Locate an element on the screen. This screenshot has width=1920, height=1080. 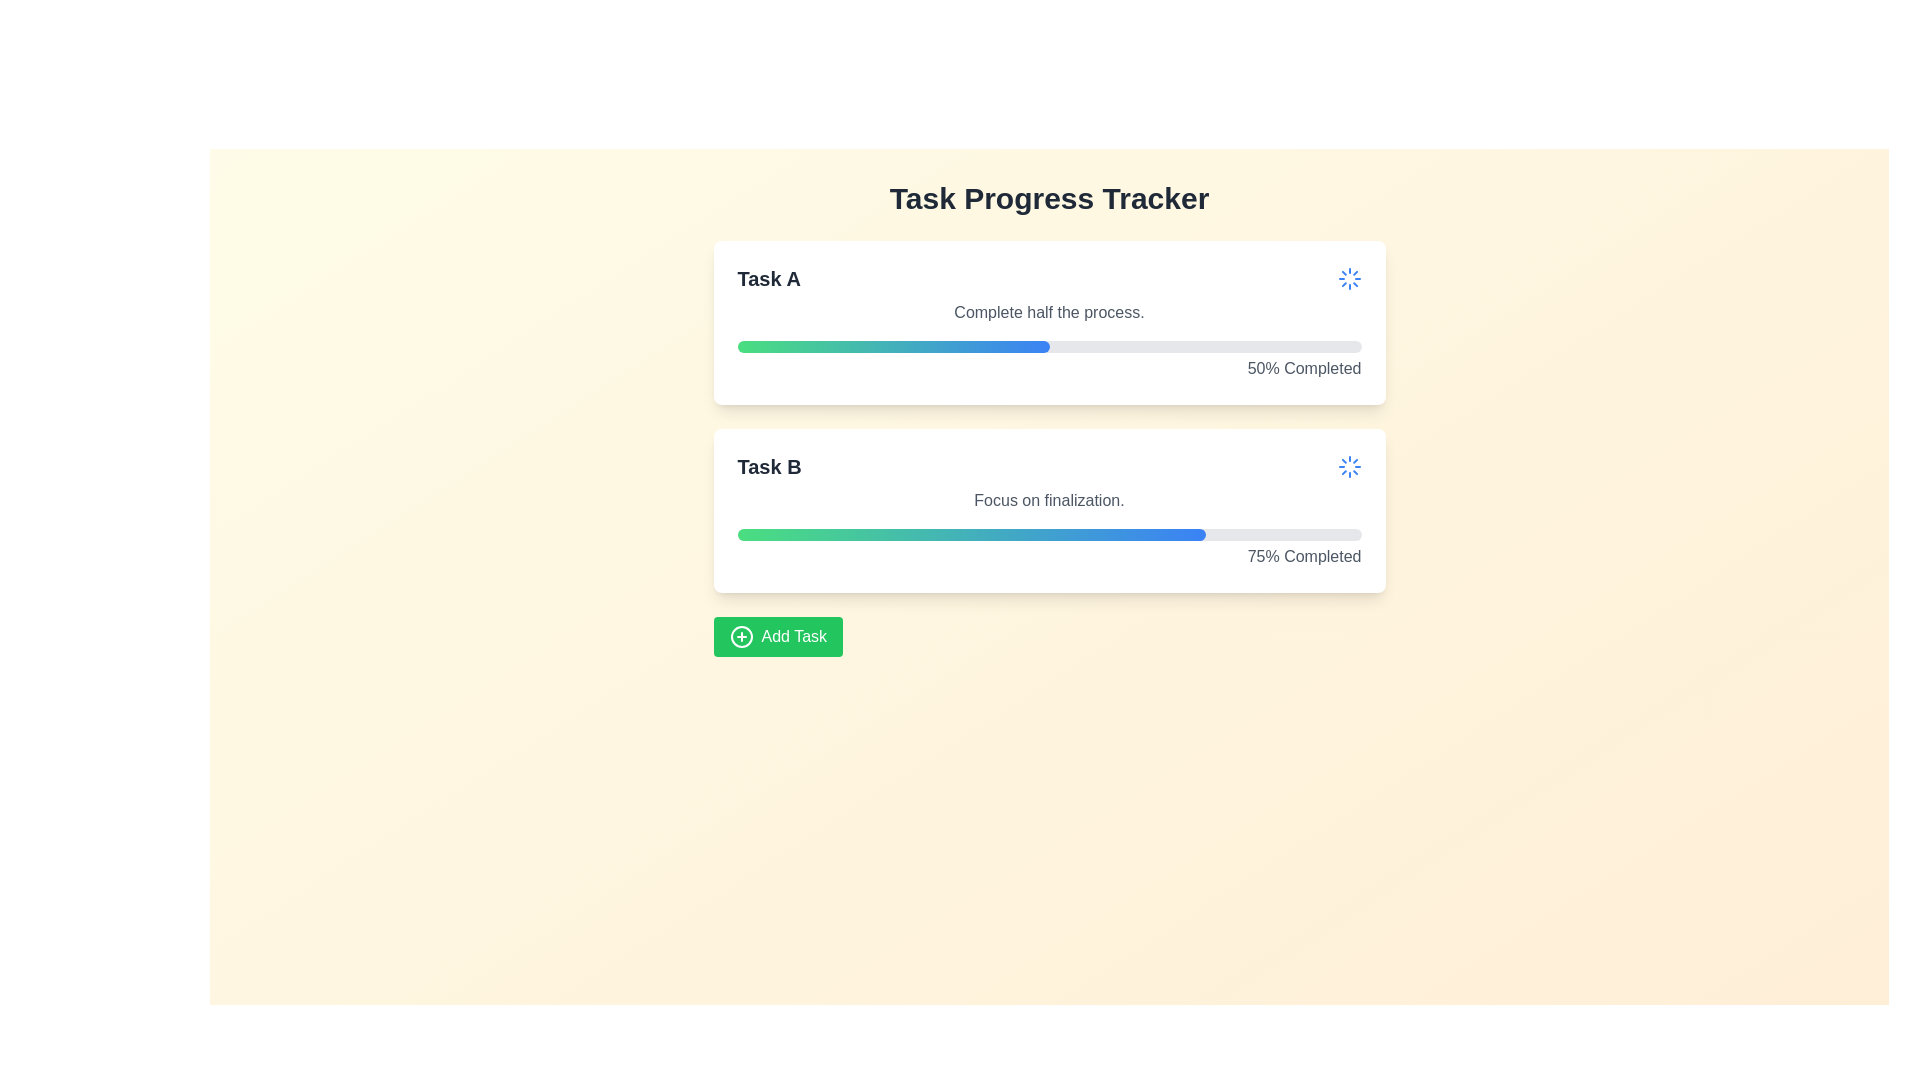
the 'Add New Task' button located below 'Task A' and 'Task B' is located at coordinates (777, 636).